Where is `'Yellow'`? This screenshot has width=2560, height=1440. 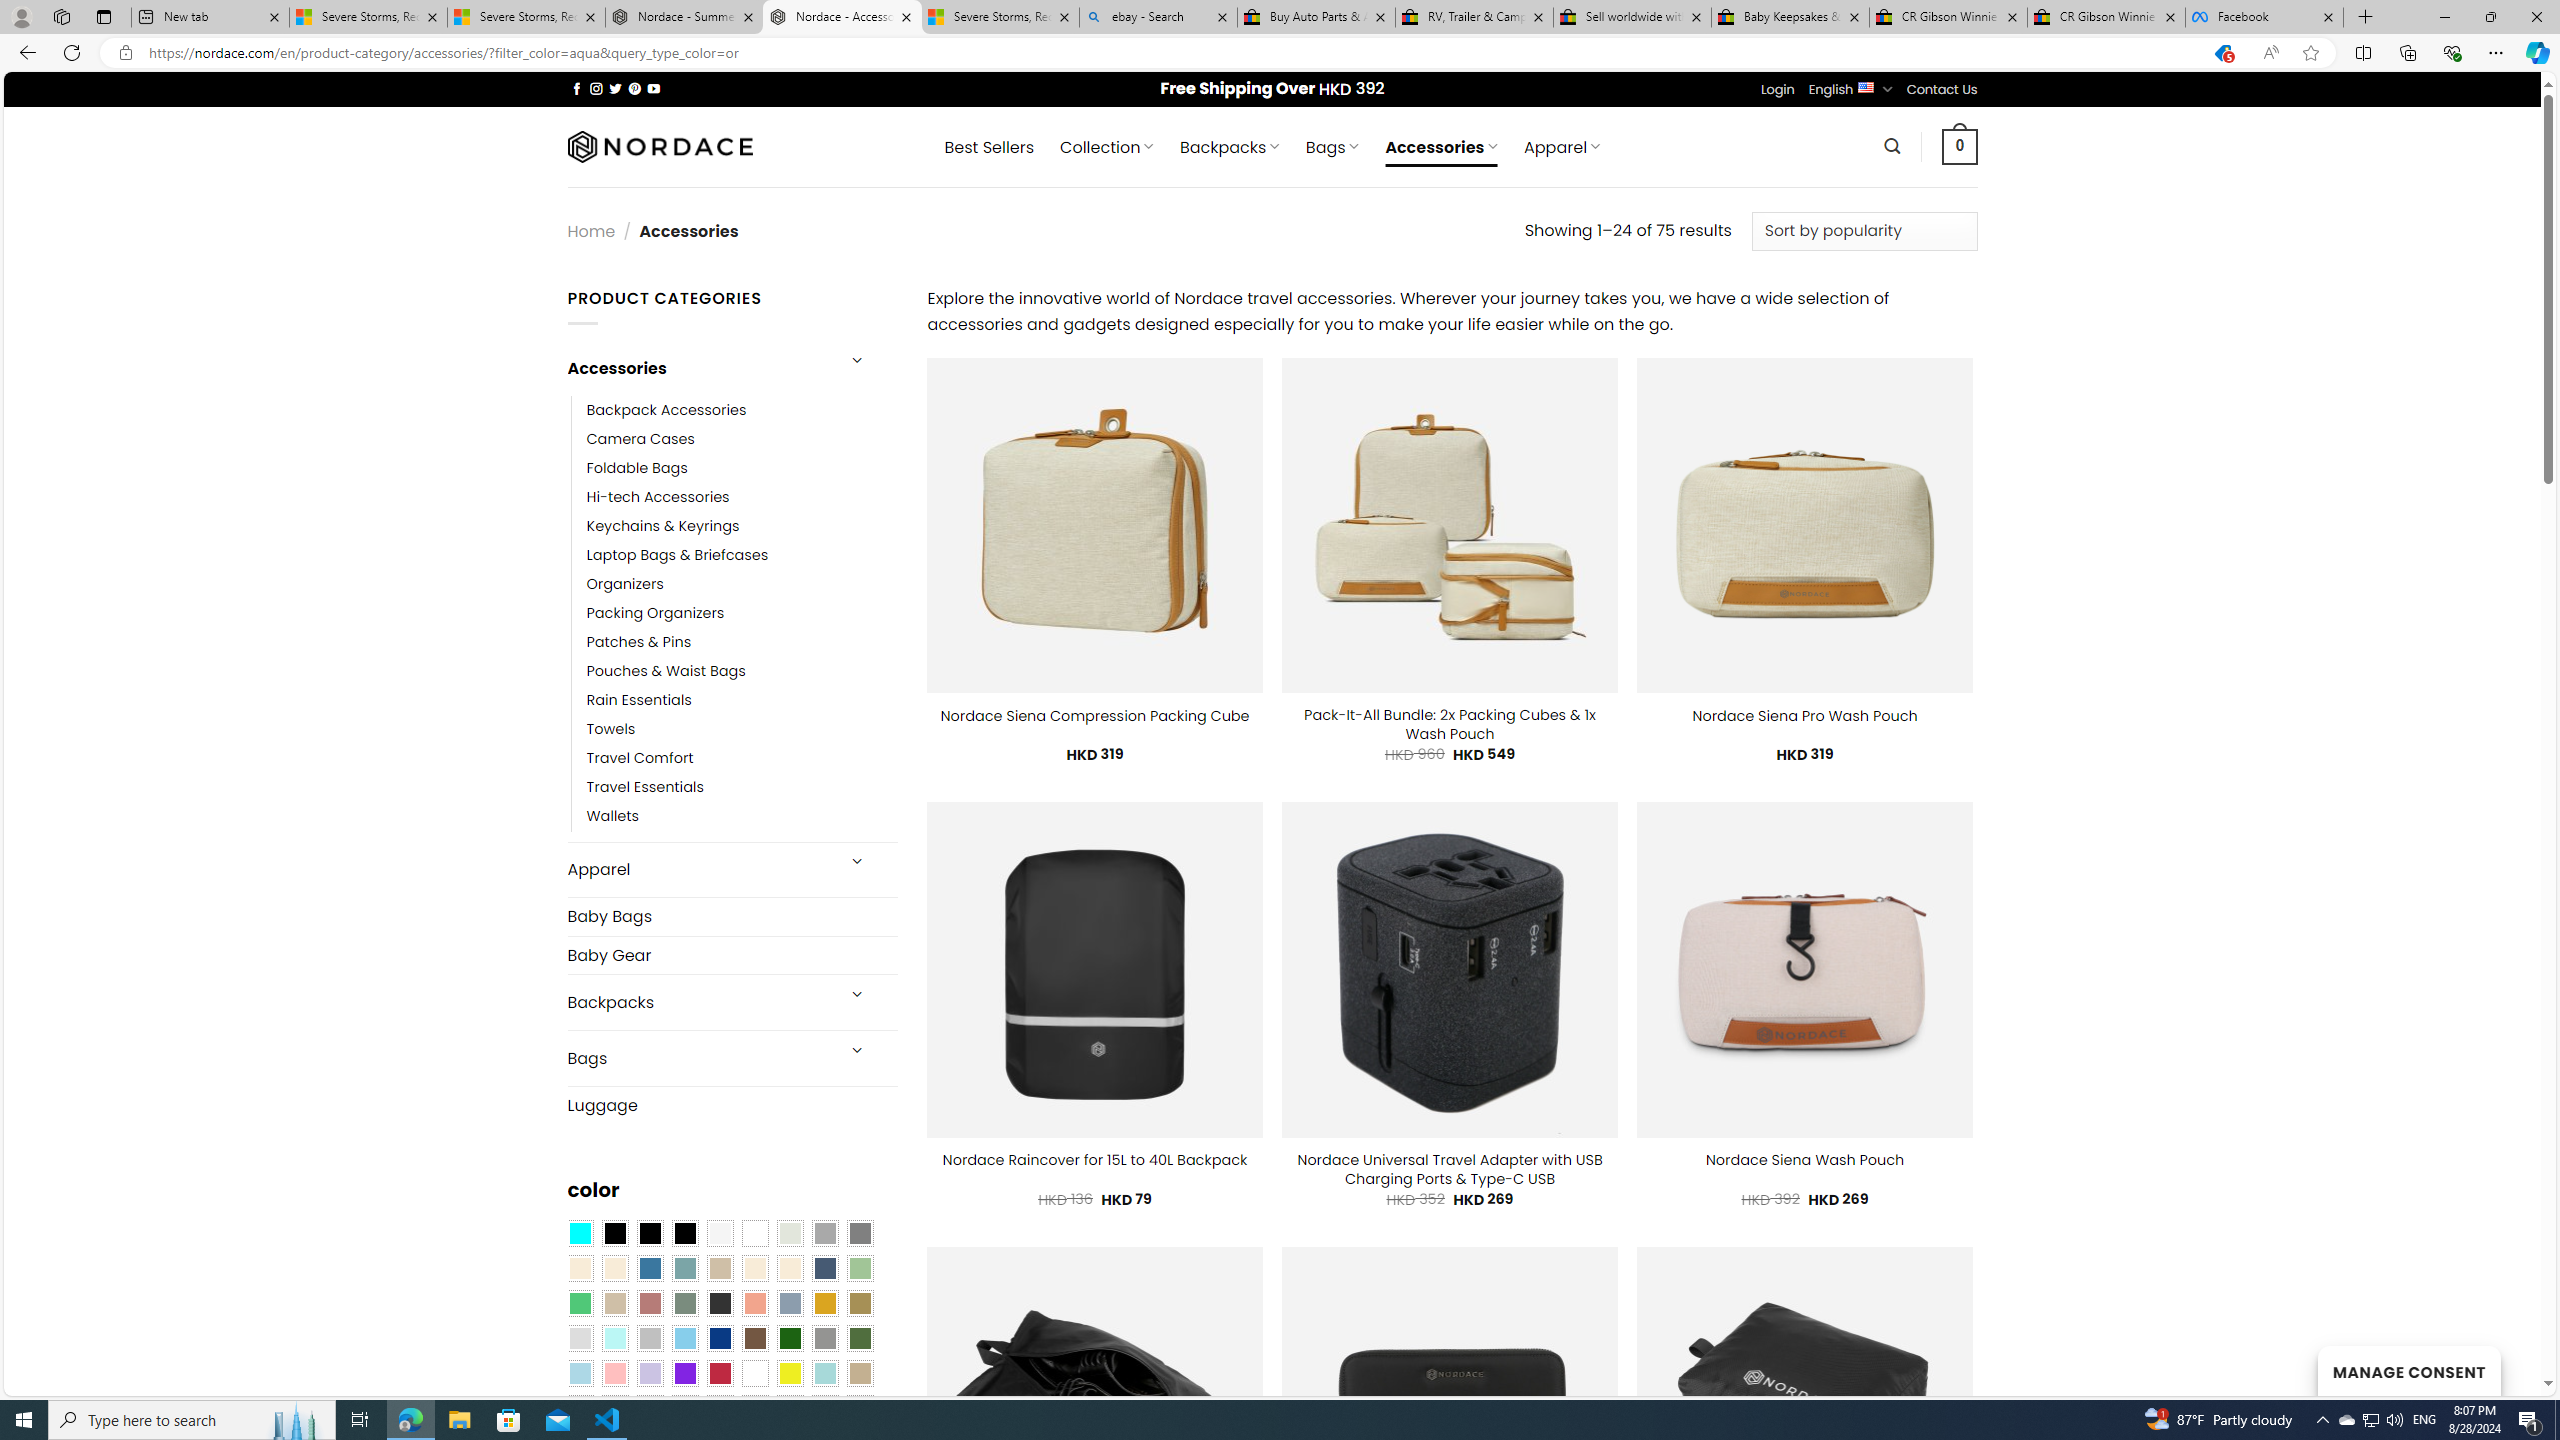 'Yellow' is located at coordinates (790, 1372).